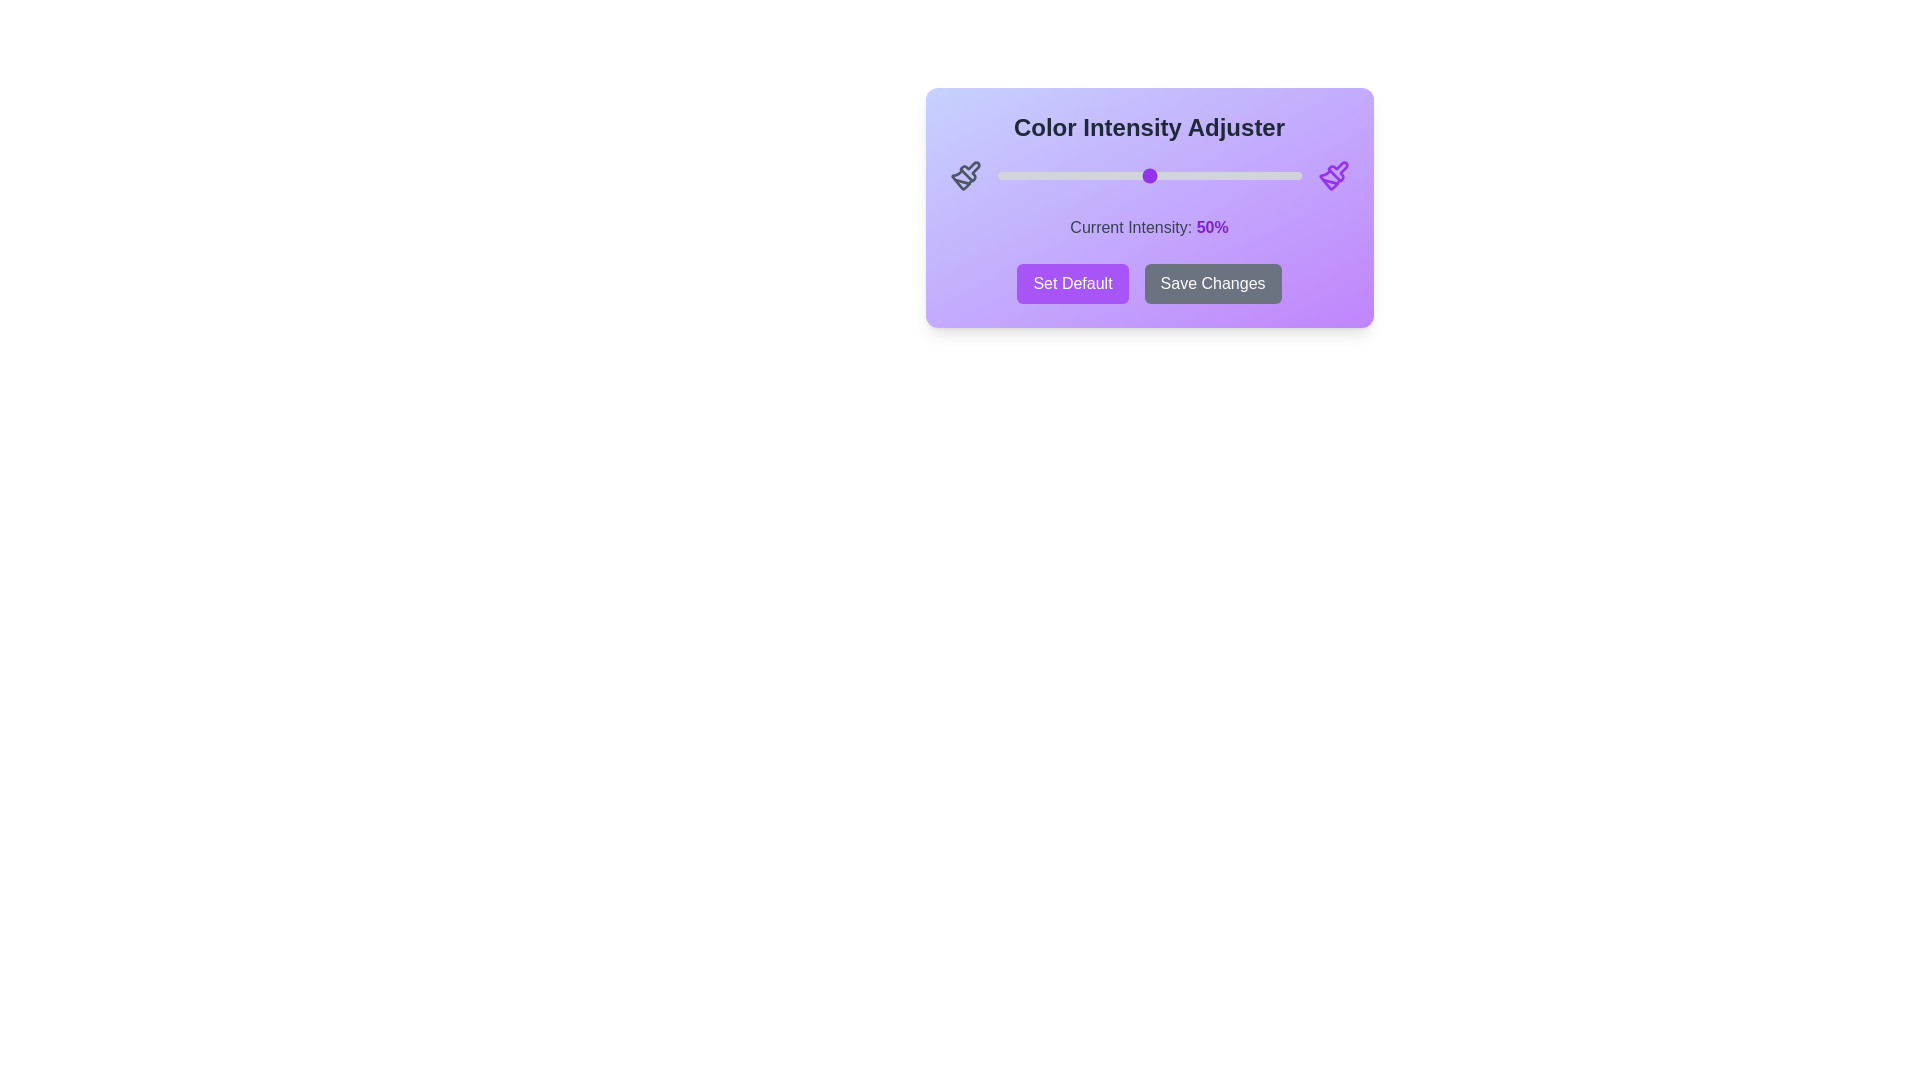 The height and width of the screenshot is (1080, 1920). What do you see at coordinates (1006, 175) in the screenshot?
I see `the slider to set the intensity to 3%` at bounding box center [1006, 175].